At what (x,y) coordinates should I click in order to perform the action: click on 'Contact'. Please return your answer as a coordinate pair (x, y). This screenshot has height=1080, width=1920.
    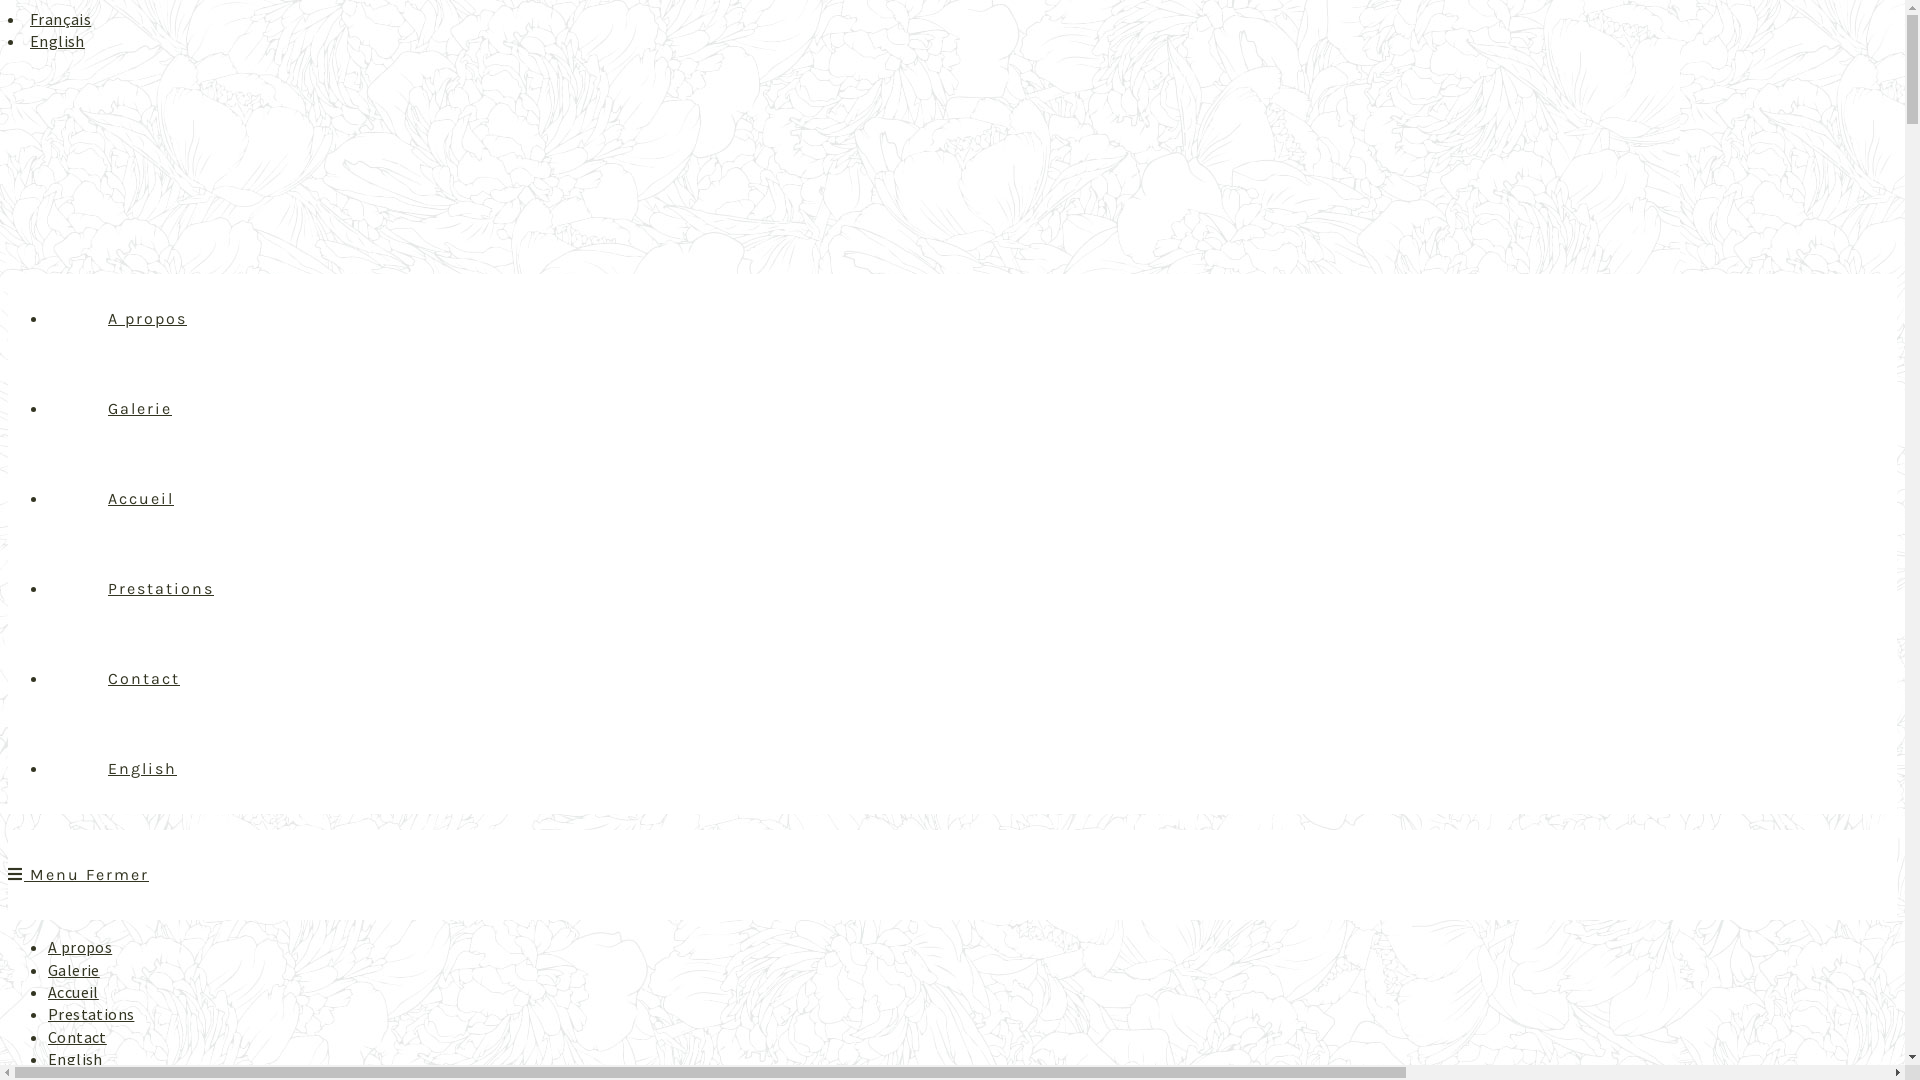
    Looking at the image, I should click on (77, 1036).